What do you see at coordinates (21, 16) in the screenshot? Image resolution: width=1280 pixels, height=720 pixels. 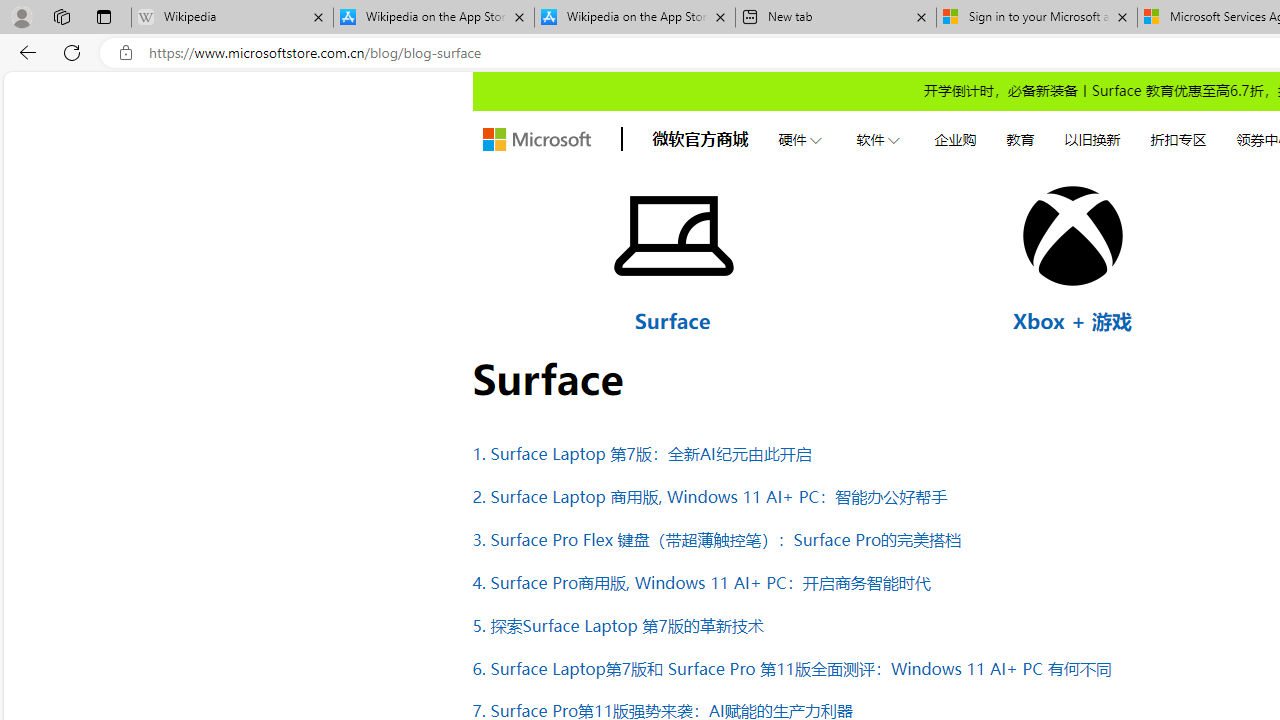 I see `'Personal Profile'` at bounding box center [21, 16].